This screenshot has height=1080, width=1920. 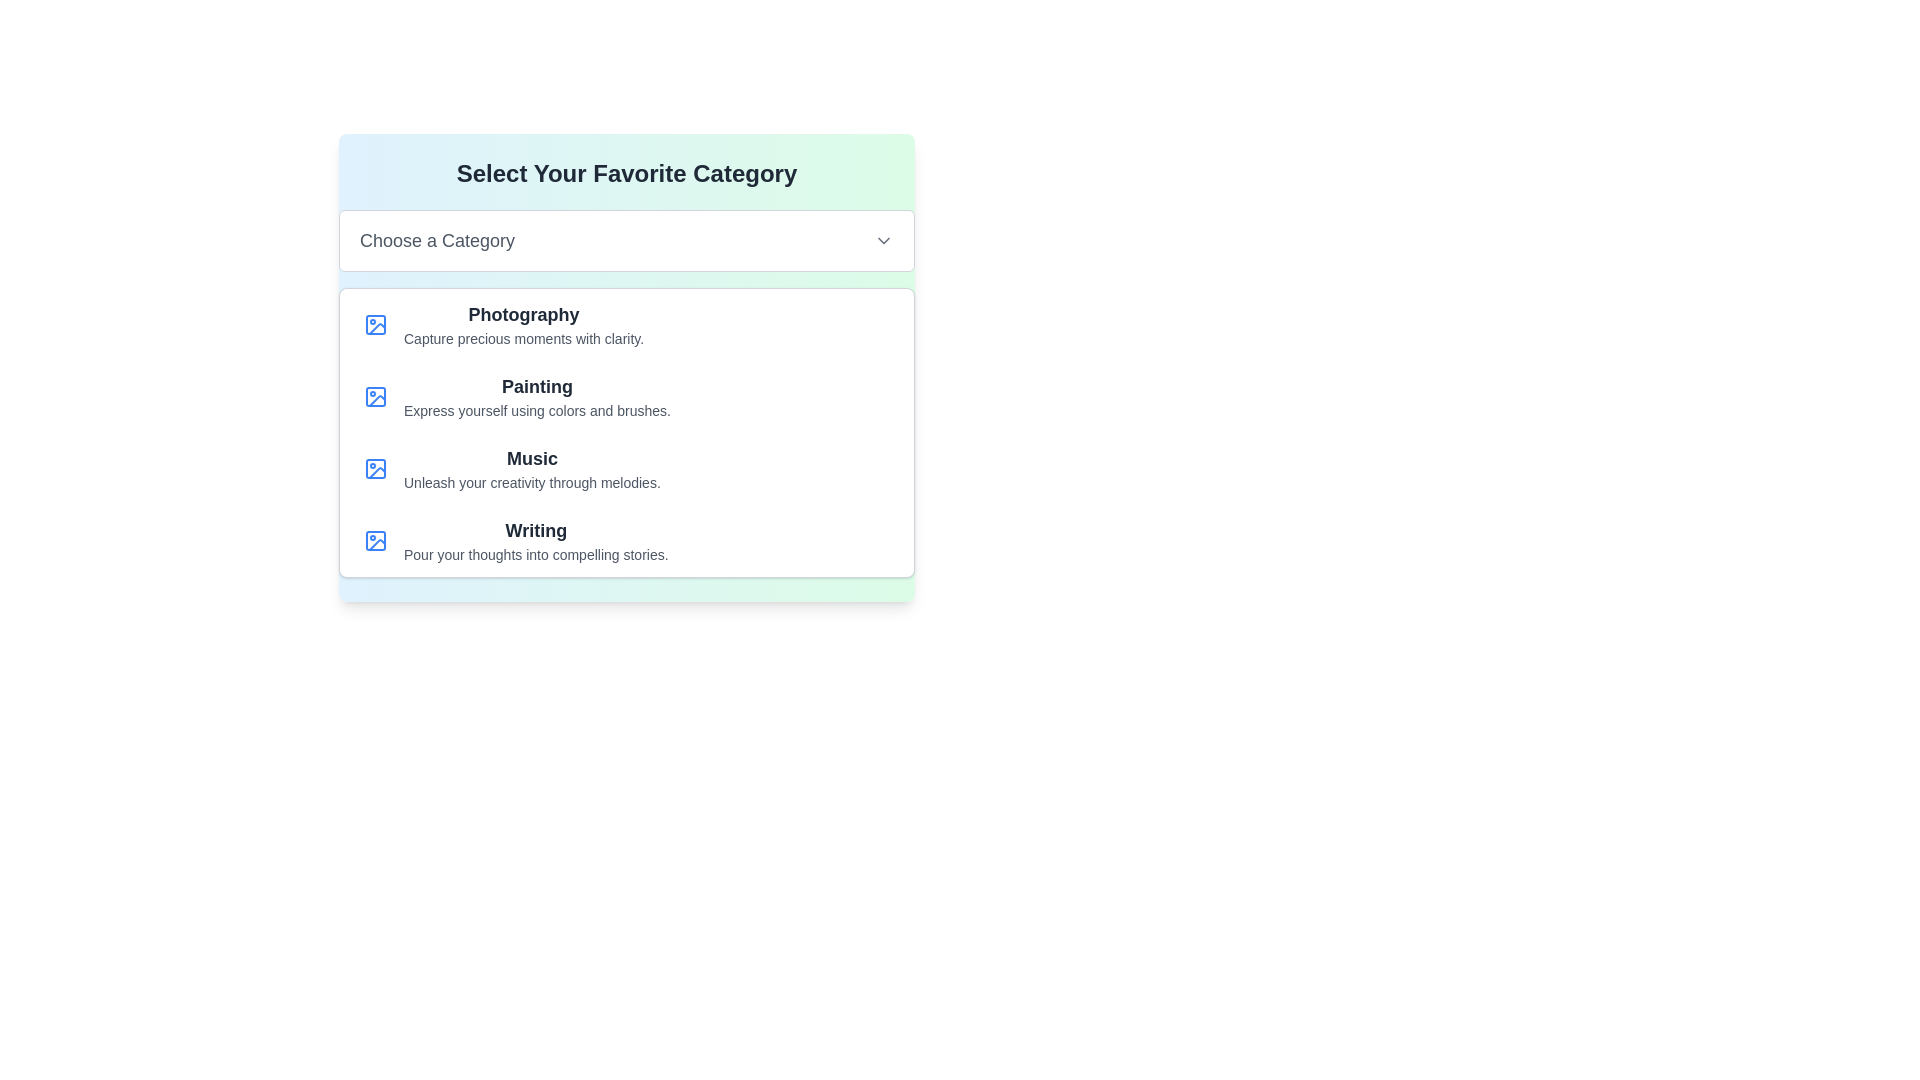 What do you see at coordinates (626, 469) in the screenshot?
I see `the clickable list item representing 'Music', which is the third item in a vertically stacked list of options` at bounding box center [626, 469].